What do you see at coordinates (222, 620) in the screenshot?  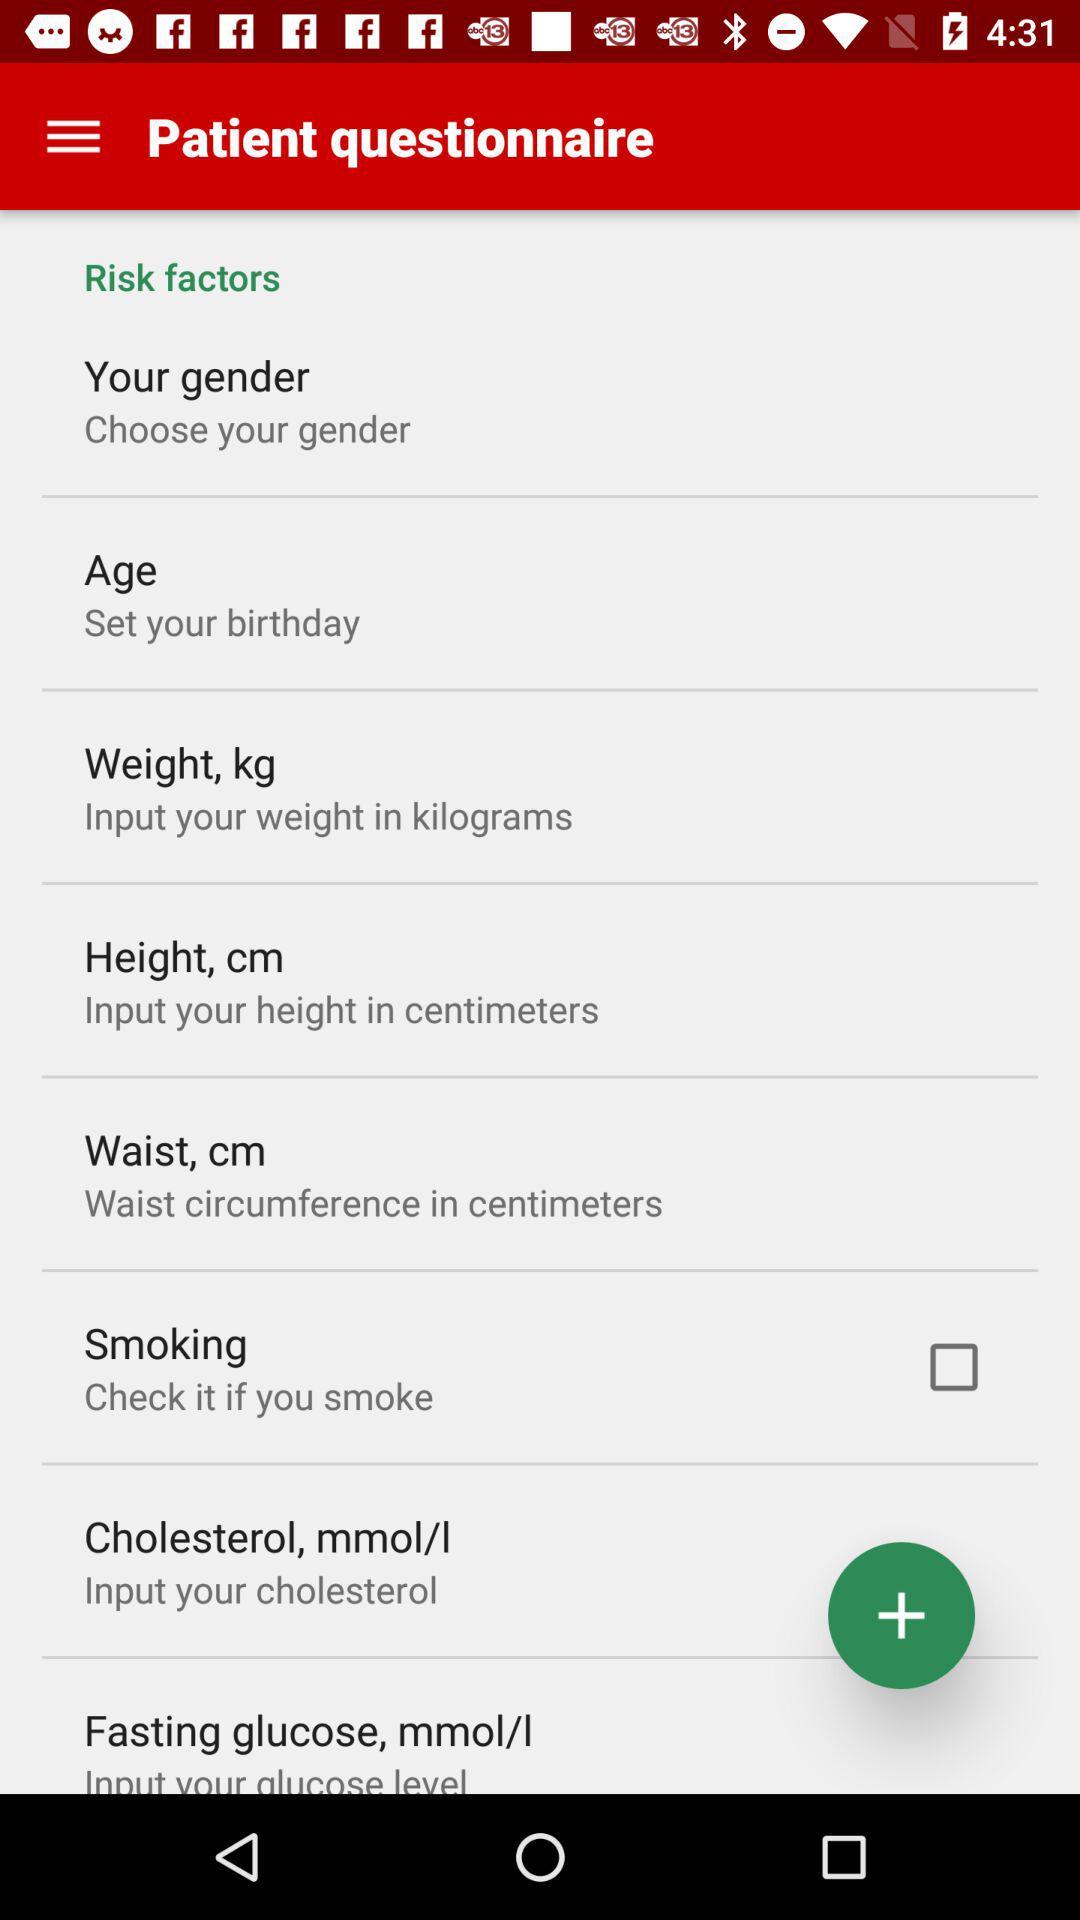 I see `the set your birthday app` at bounding box center [222, 620].